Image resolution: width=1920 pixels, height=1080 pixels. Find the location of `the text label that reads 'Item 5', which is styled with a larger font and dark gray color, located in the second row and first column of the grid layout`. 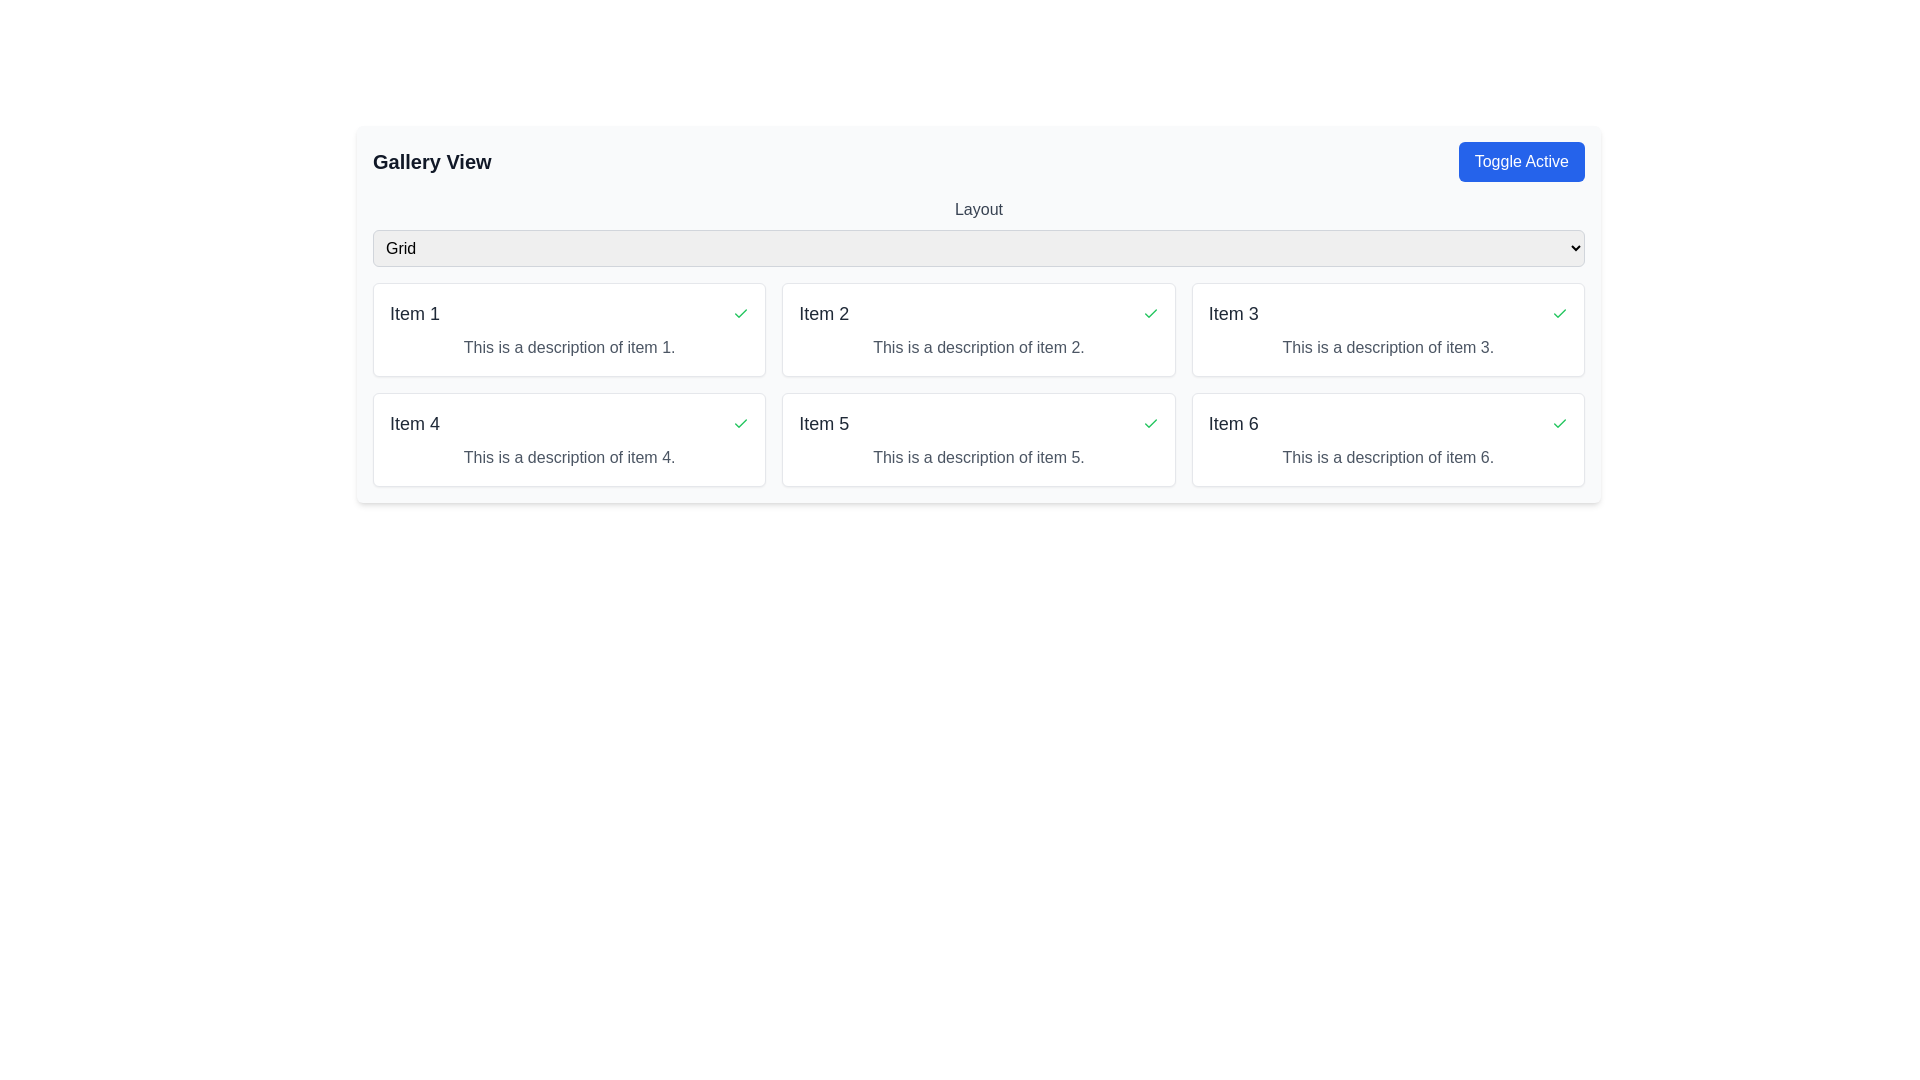

the text label that reads 'Item 5', which is styled with a larger font and dark gray color, located in the second row and first column of the grid layout is located at coordinates (824, 423).